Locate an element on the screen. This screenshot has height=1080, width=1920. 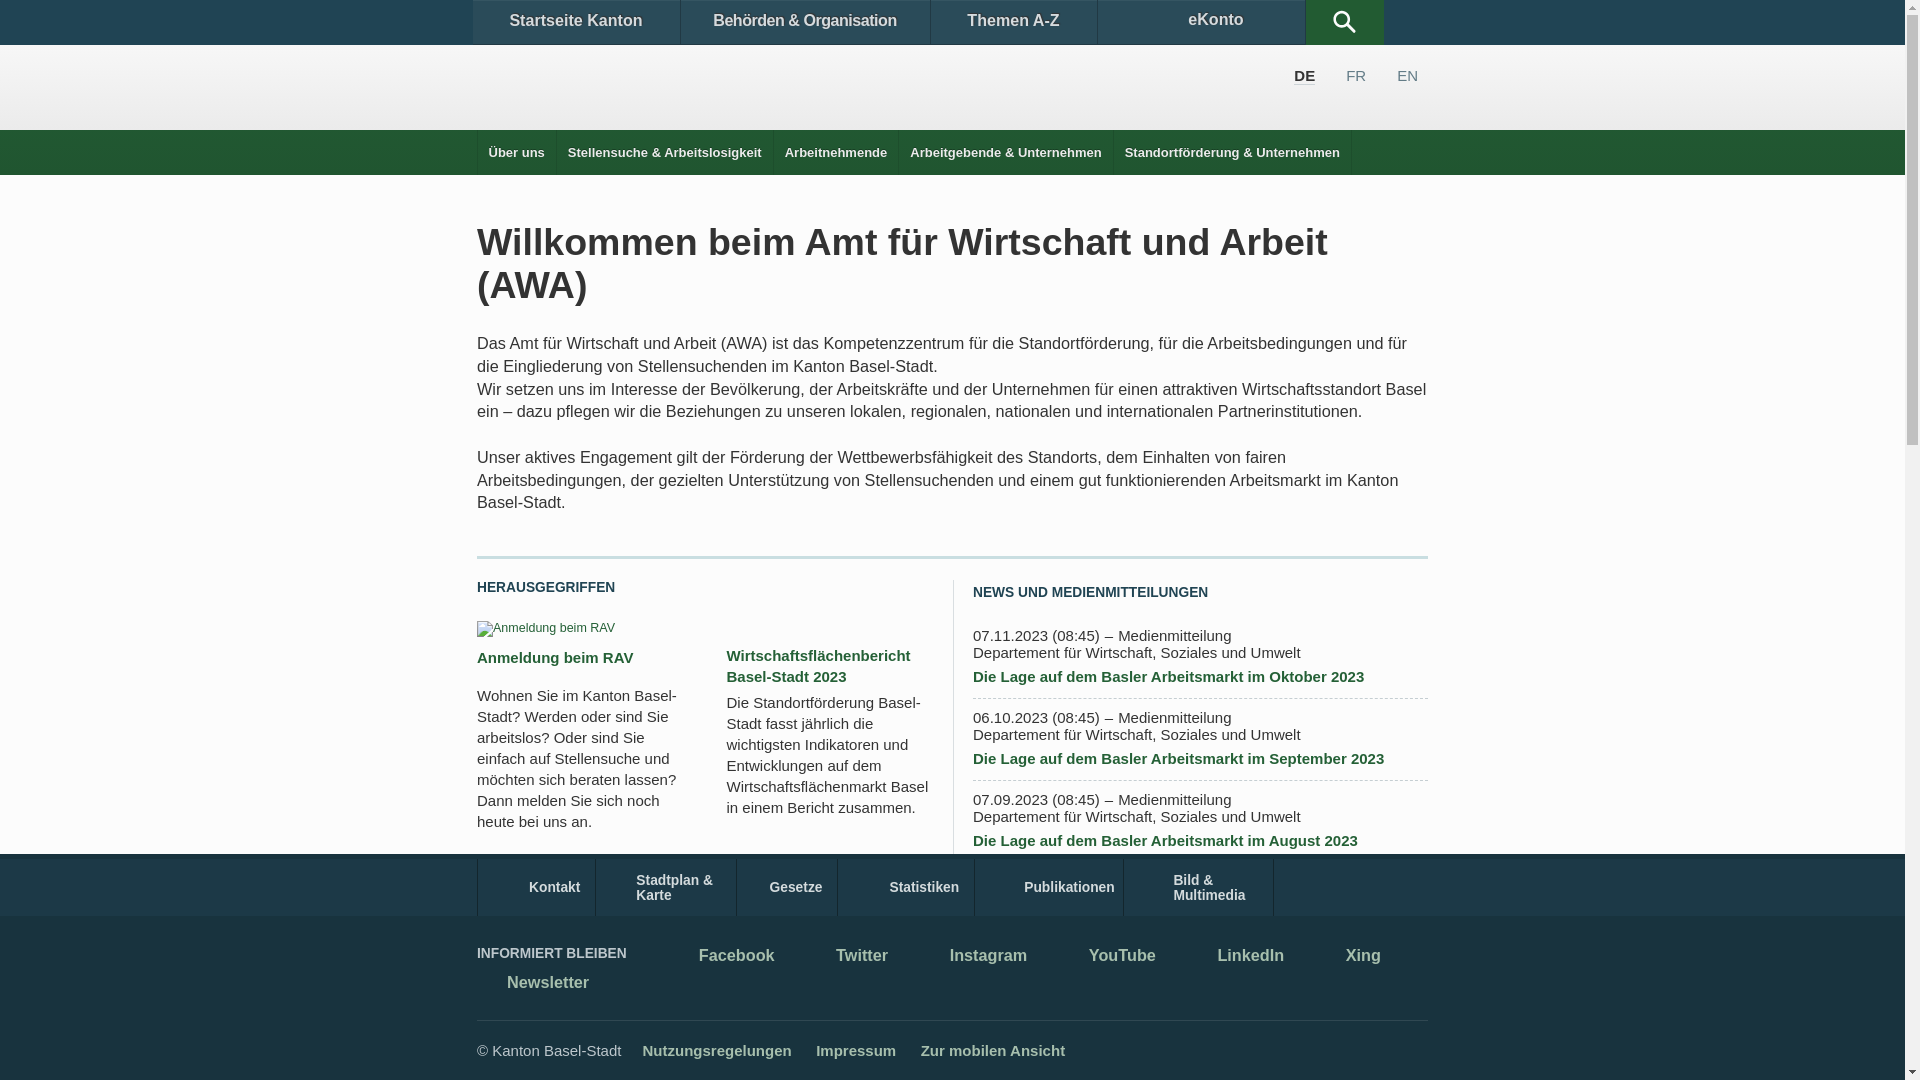
'Die Lage auf dem Basler Arbeitsmarkt im September 2023' is located at coordinates (1178, 758).